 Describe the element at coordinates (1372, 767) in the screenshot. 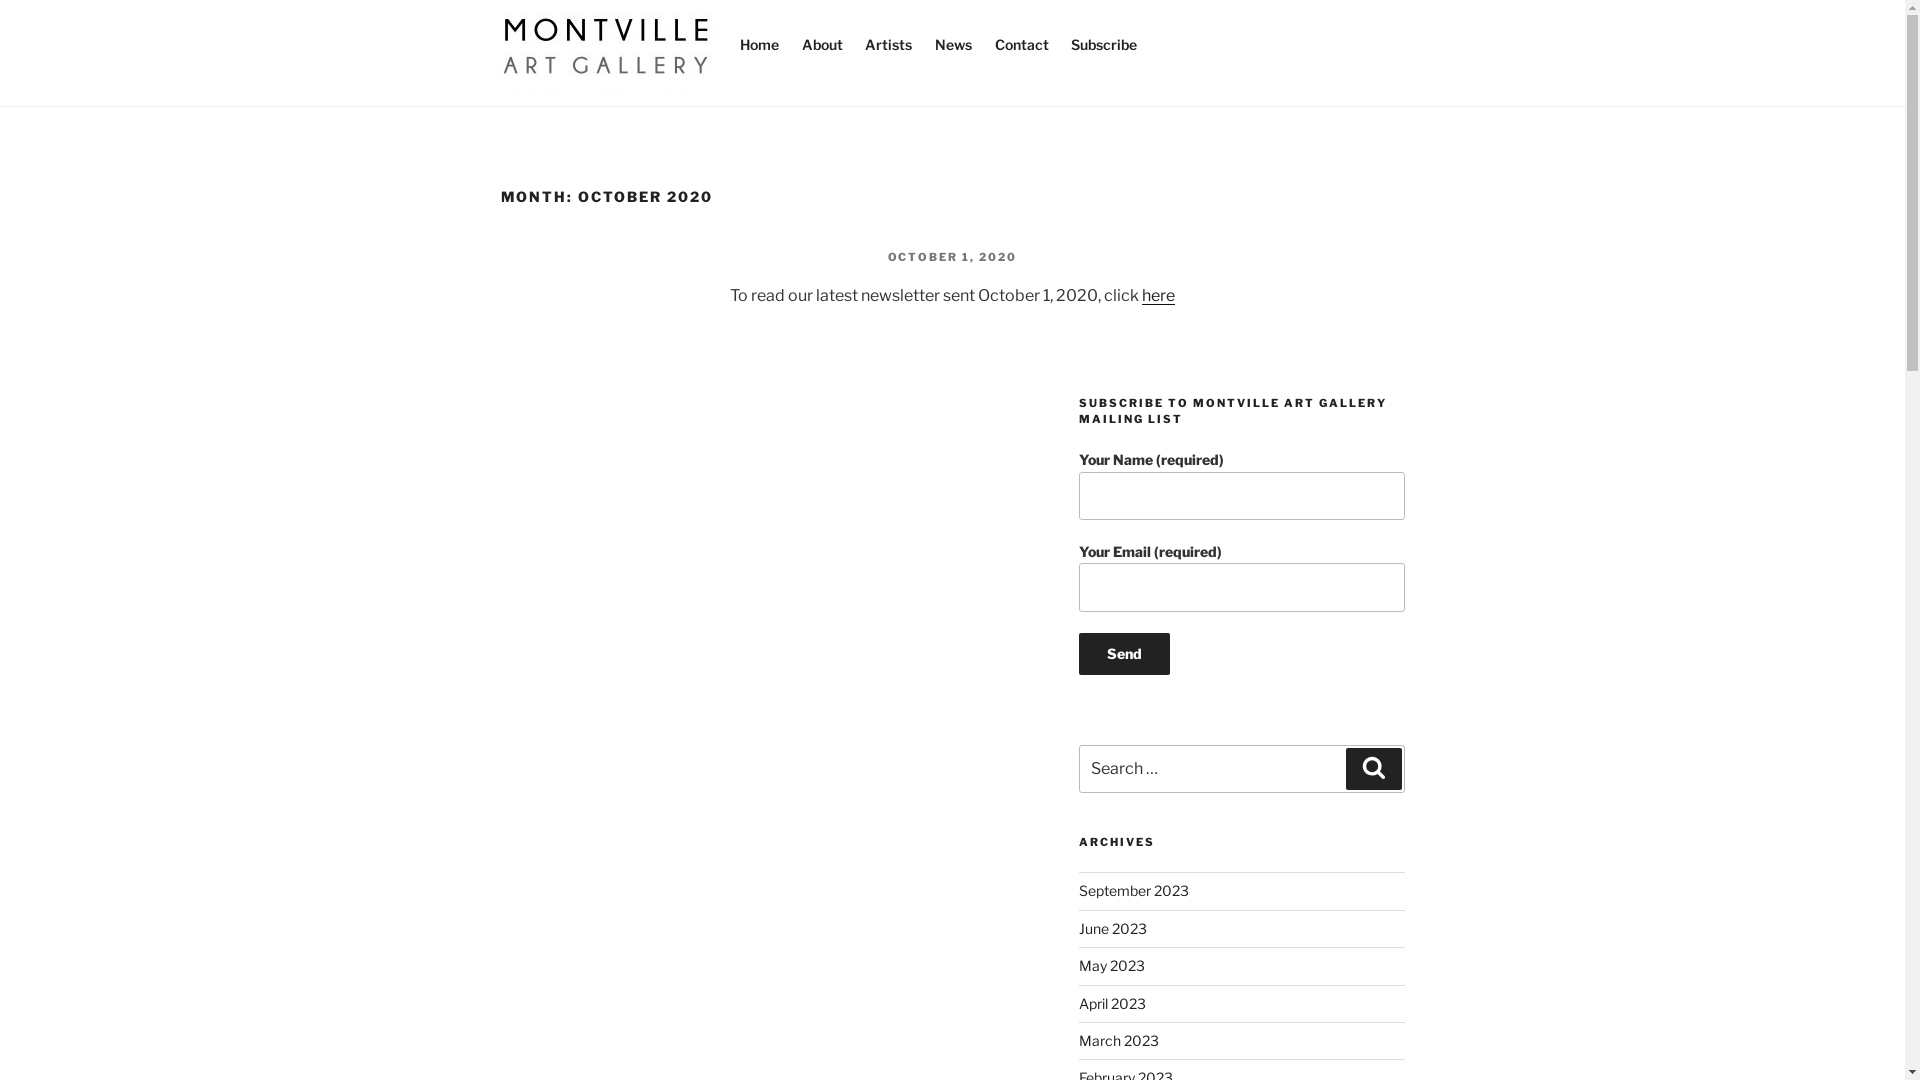

I see `'Search'` at that location.